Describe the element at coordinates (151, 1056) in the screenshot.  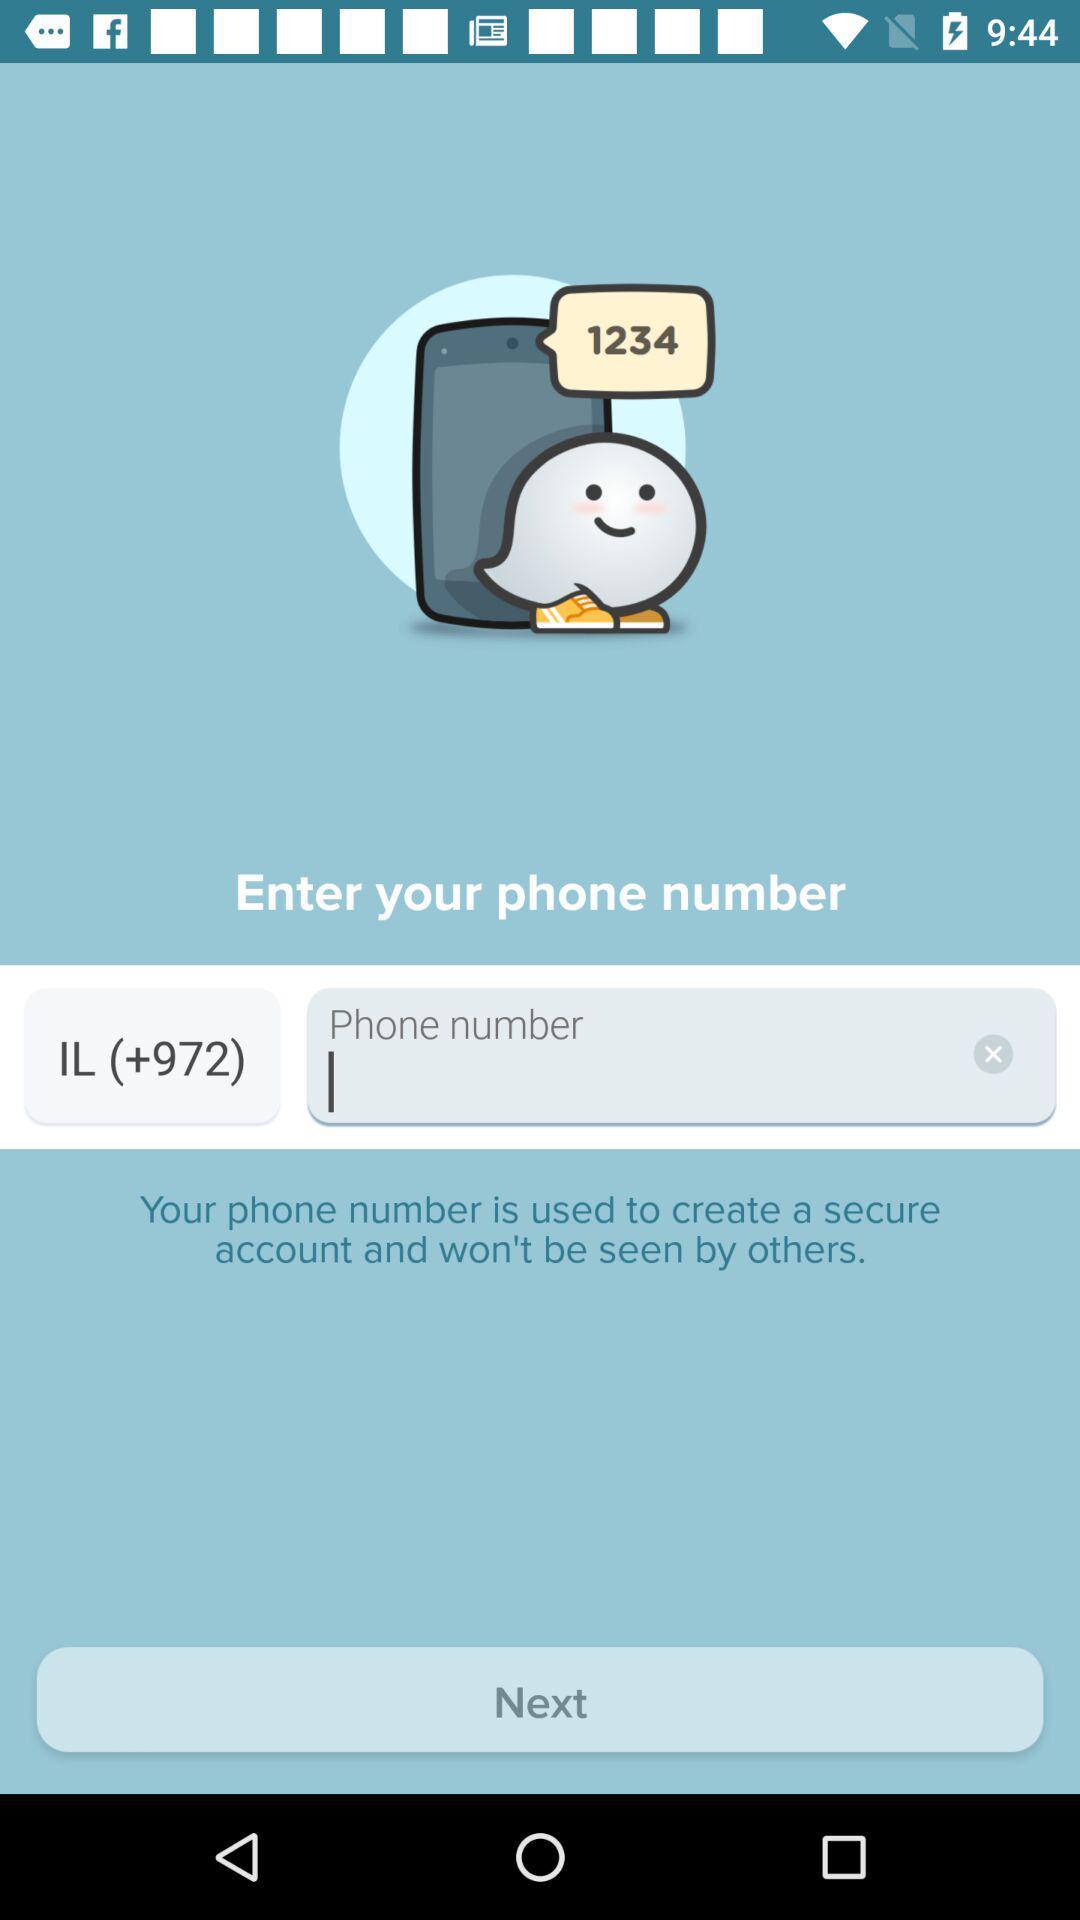
I see `the il (+972) item` at that location.